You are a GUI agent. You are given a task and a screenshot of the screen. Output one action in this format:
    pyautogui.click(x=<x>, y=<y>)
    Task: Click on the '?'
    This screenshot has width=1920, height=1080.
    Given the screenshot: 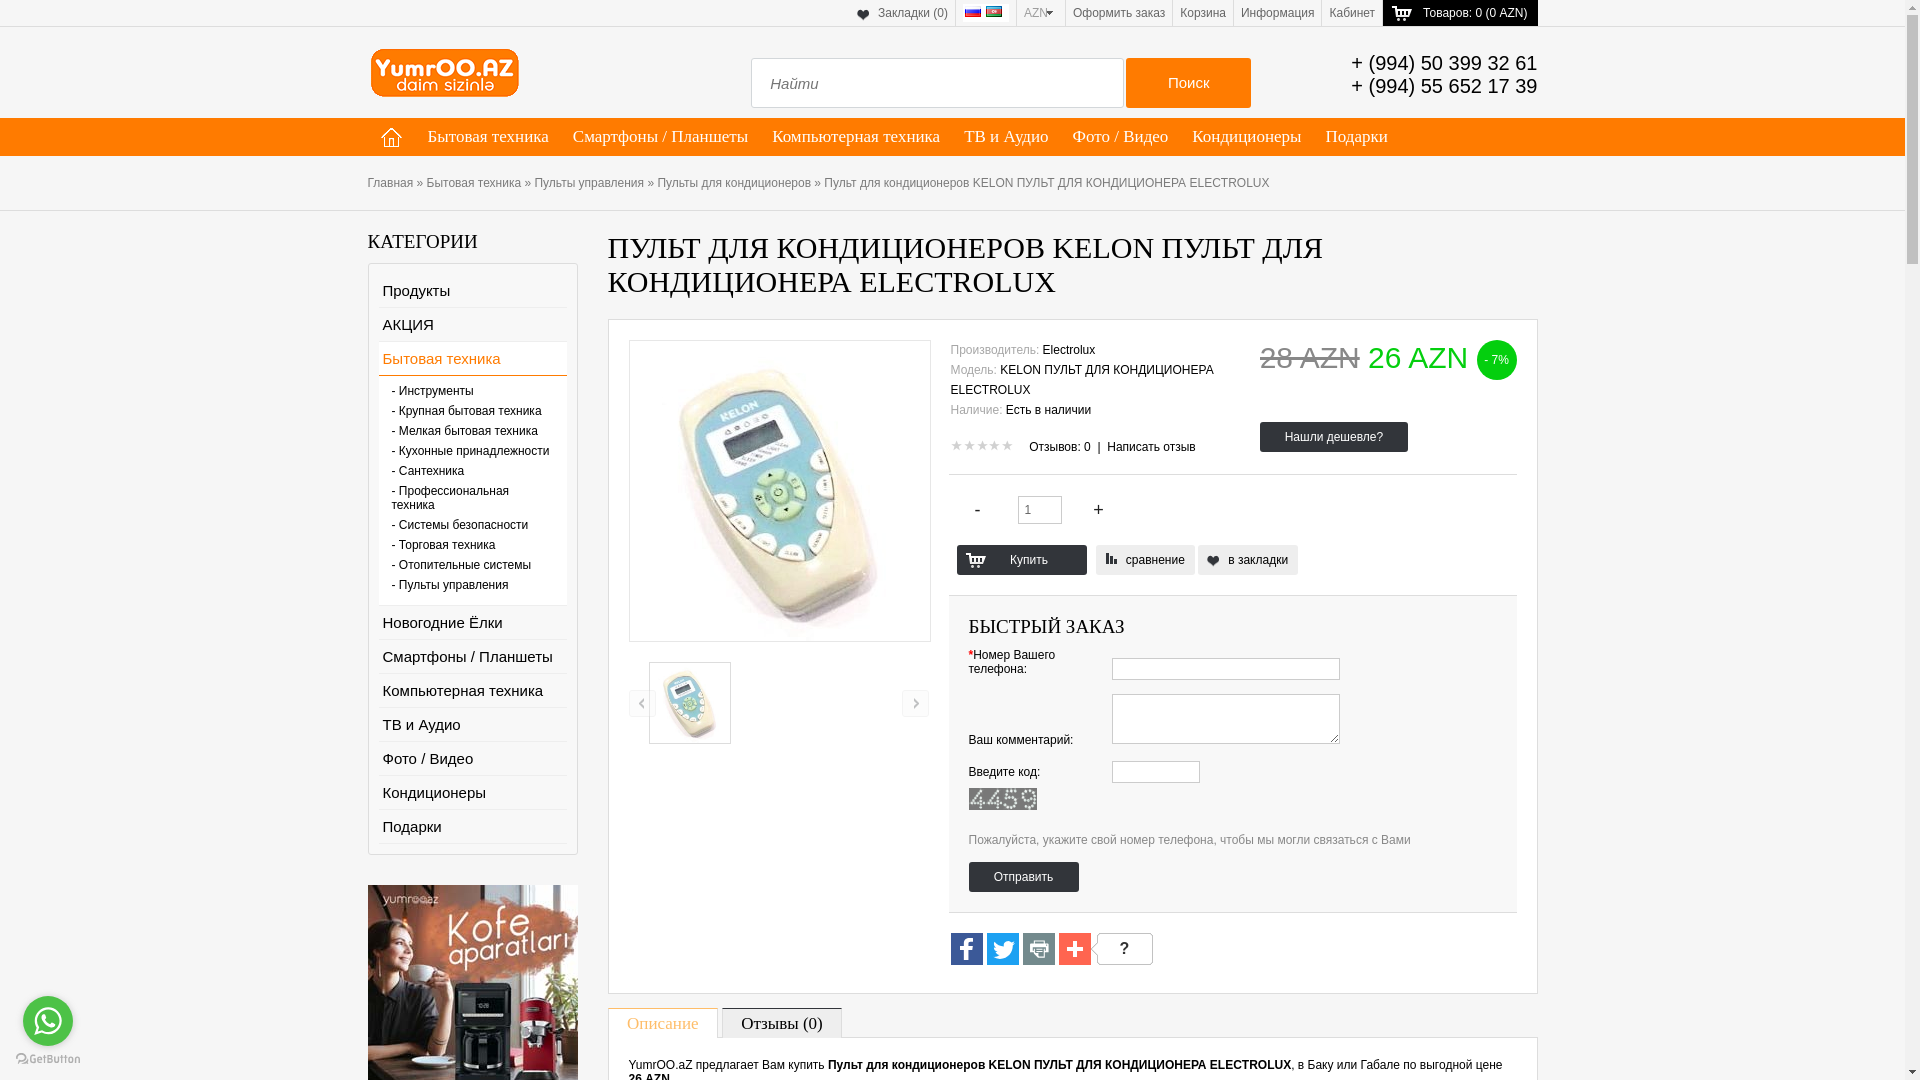 What is the action you would take?
    pyautogui.click(x=1121, y=947)
    